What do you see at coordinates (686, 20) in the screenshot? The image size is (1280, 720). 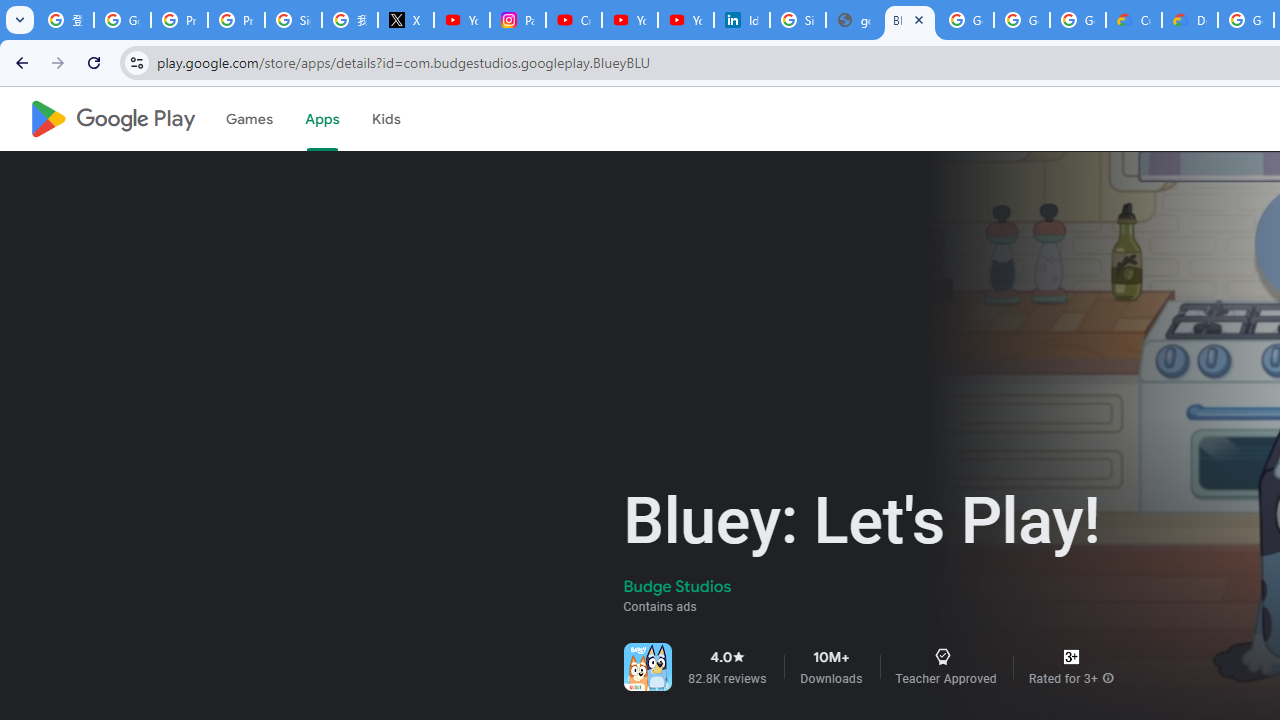 I see `'YouTube Culture & Trends - YouTube Top 10, 2021'` at bounding box center [686, 20].